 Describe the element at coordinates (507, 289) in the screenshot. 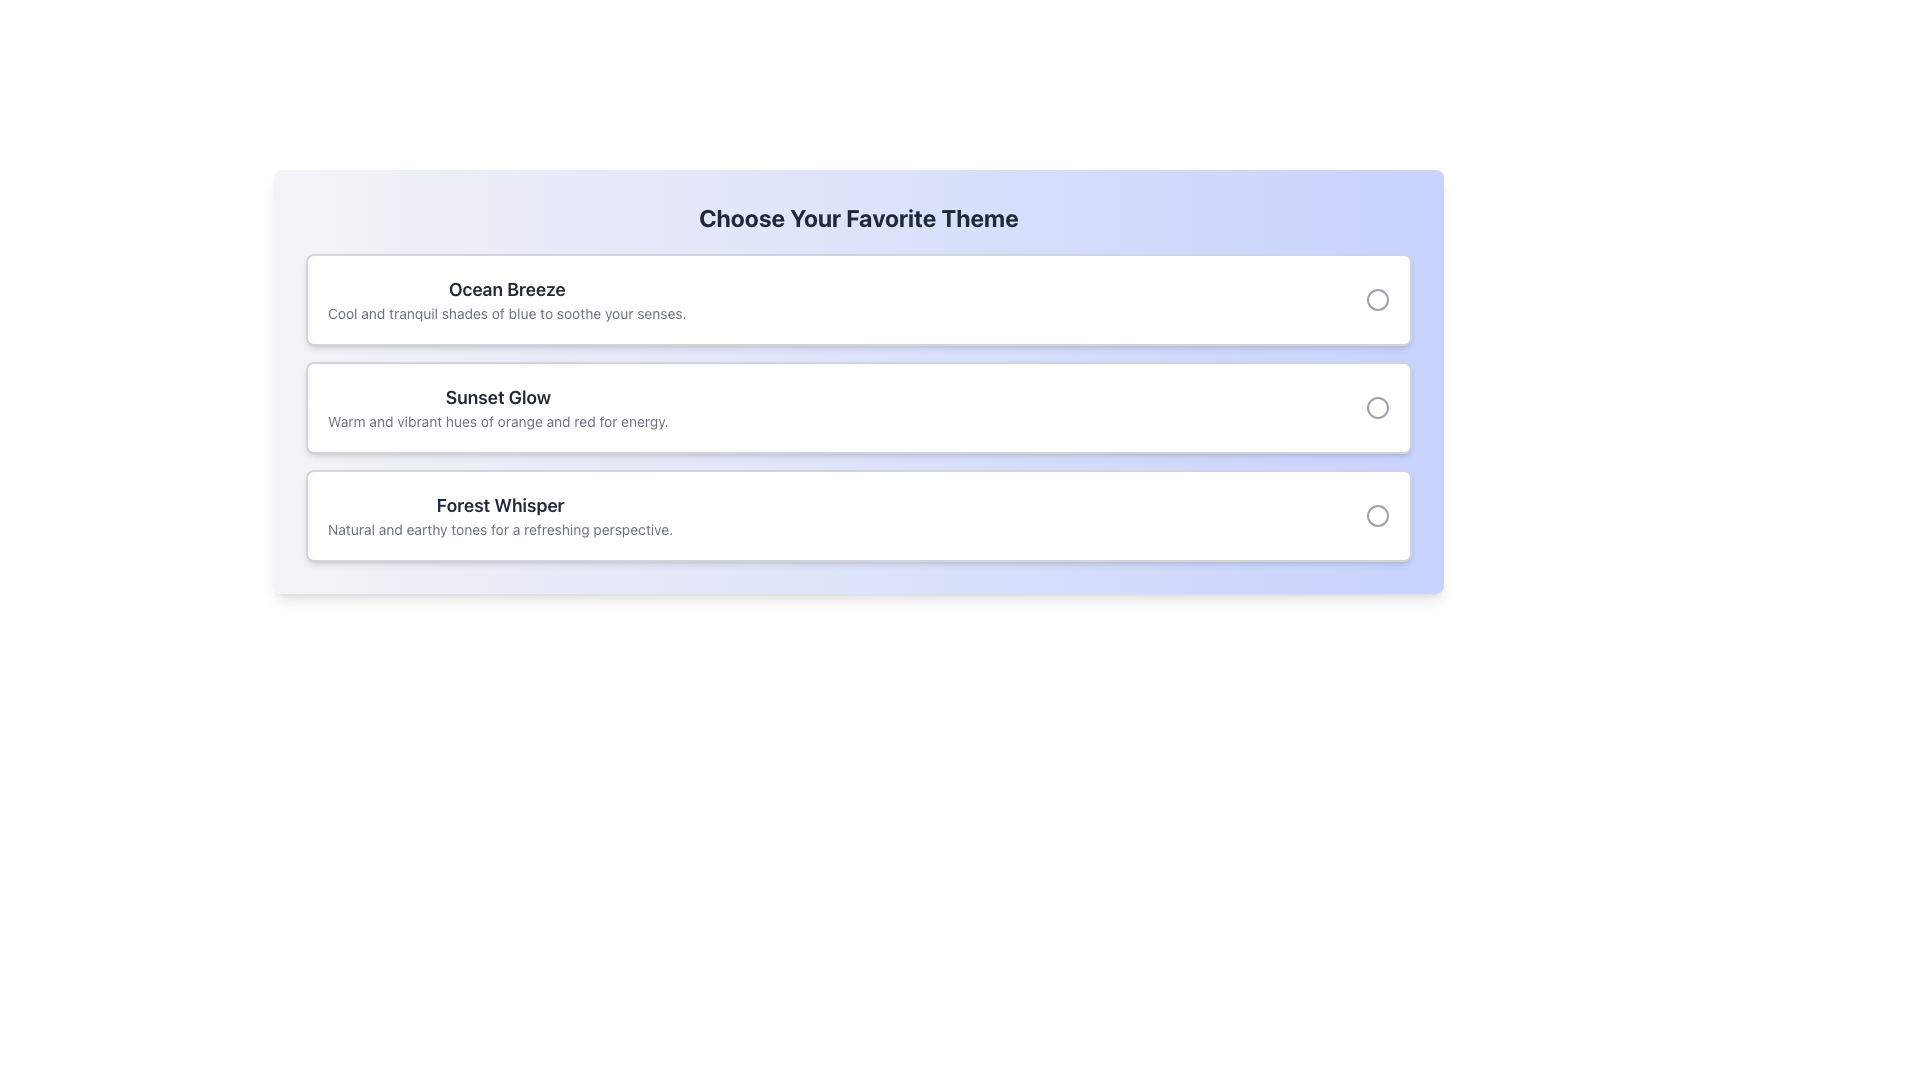

I see `text content of the title 'Ocean Breeze', which is styled in a larger font size and bold weight, located centrally at the top section of the interface` at that location.